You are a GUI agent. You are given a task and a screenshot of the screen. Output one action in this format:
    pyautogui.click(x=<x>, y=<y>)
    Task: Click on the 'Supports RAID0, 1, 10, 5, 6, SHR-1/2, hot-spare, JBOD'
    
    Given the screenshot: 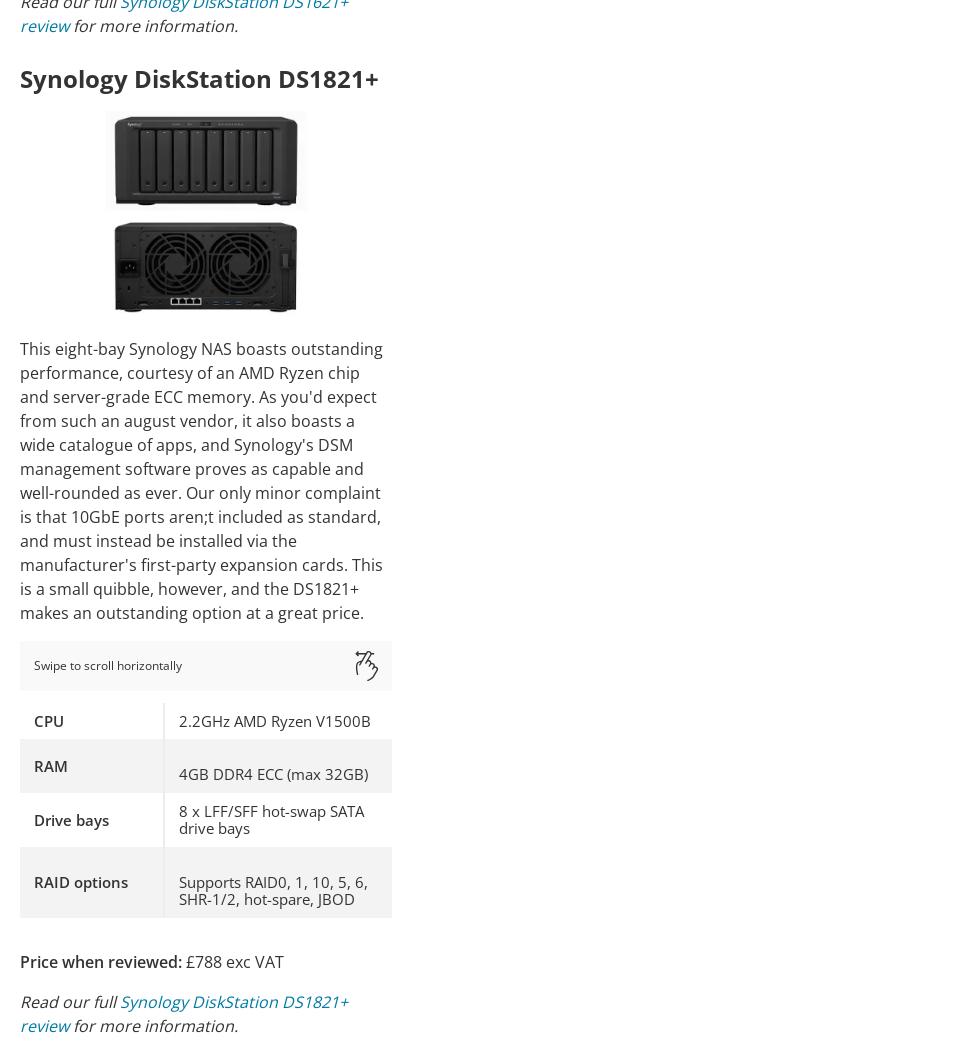 What is the action you would take?
    pyautogui.click(x=179, y=888)
    